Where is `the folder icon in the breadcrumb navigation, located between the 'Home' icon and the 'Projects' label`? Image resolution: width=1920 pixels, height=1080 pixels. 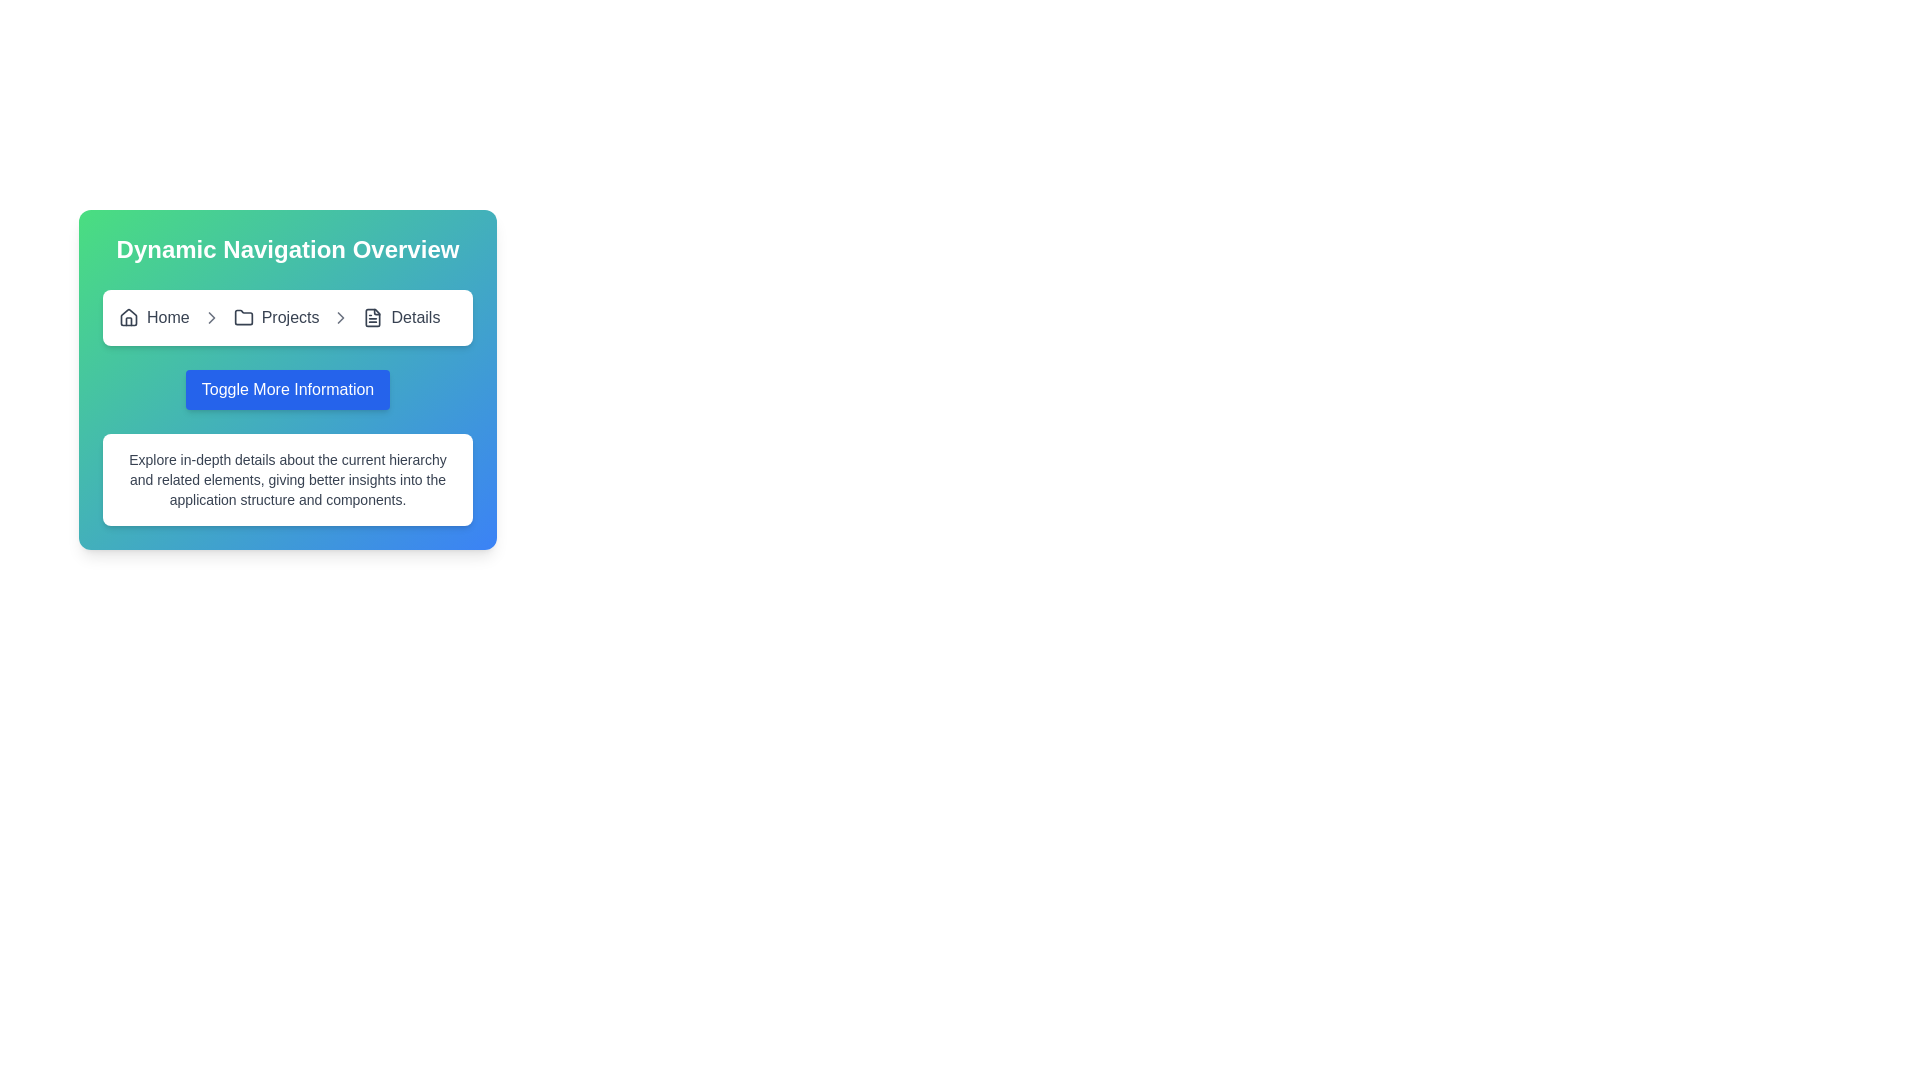
the folder icon in the breadcrumb navigation, located between the 'Home' icon and the 'Projects' label is located at coordinates (242, 316).